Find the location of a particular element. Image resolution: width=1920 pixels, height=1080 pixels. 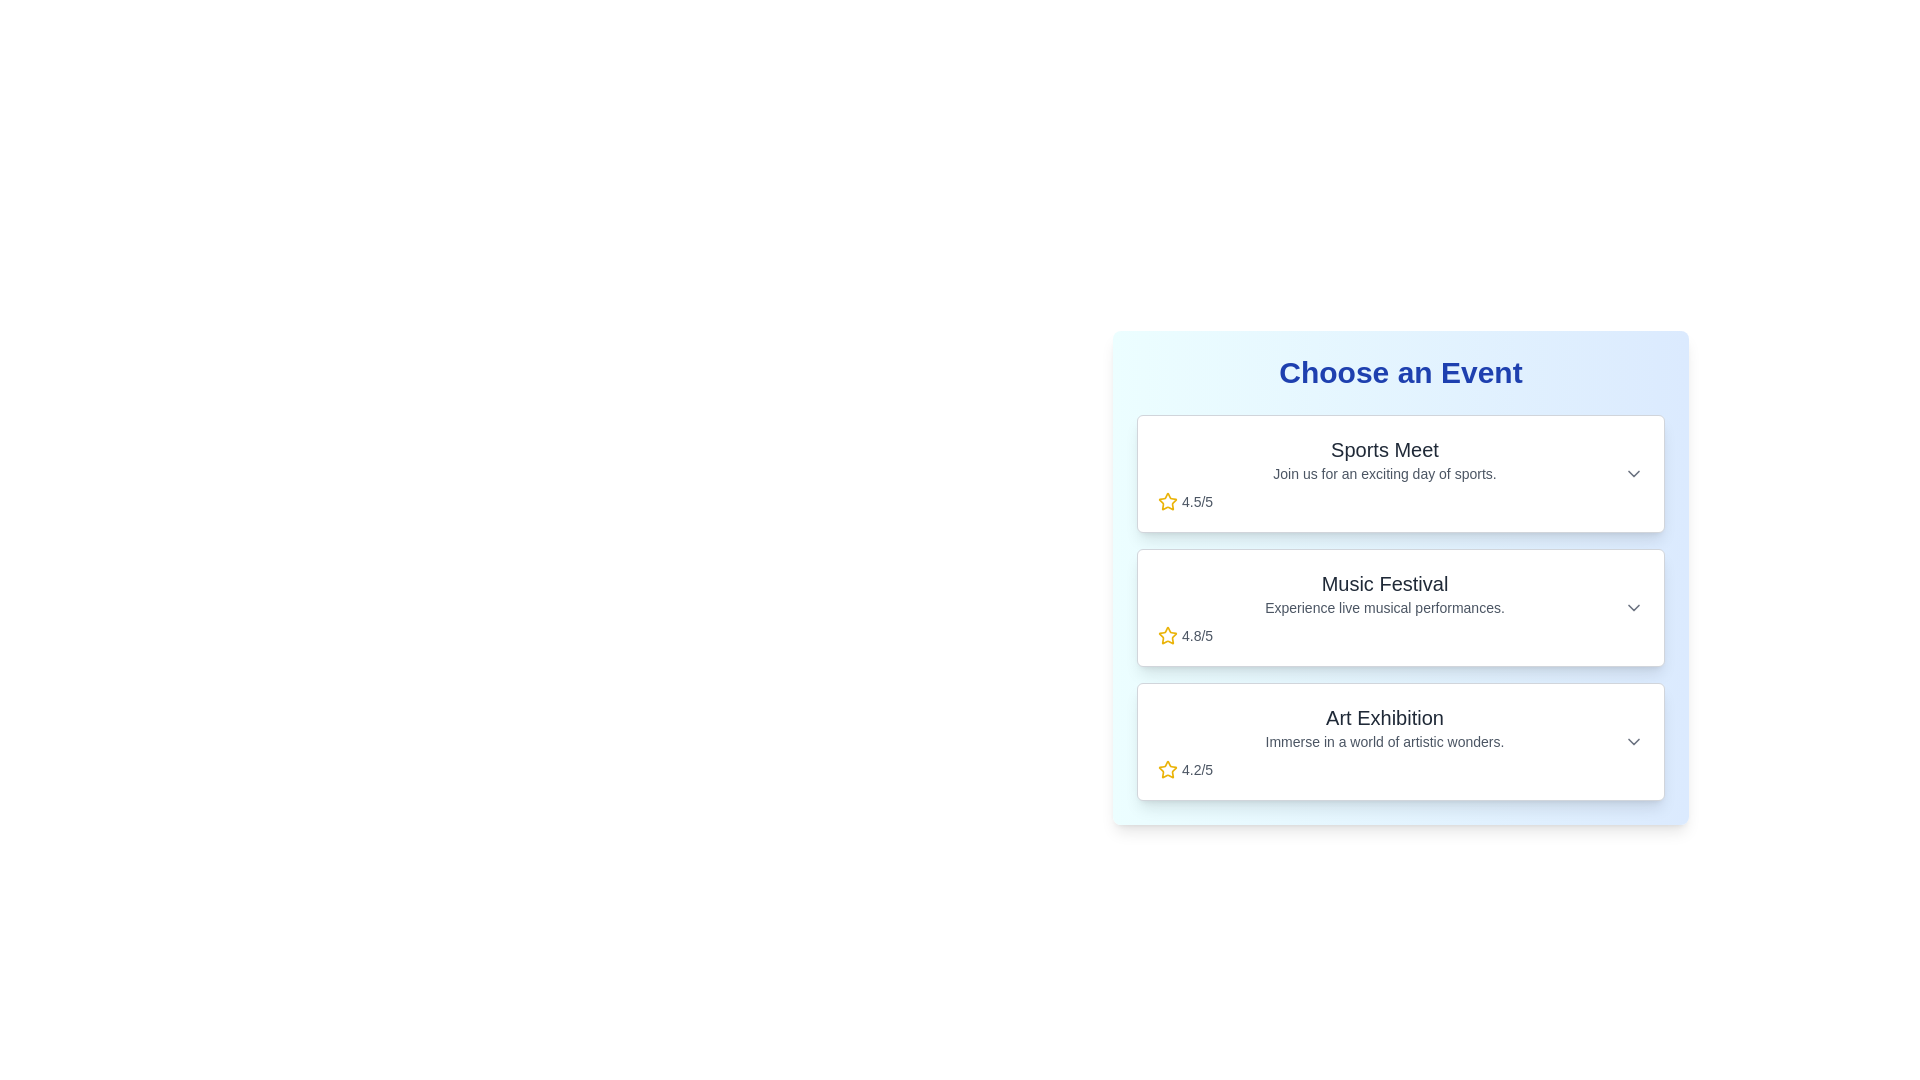

to select the 'Music Festival' interactive card, which features a bold title, a yellow star icon with a rating, and a gray chevron-down icon, located in the 'Choose an Event' section is located at coordinates (1400, 607).